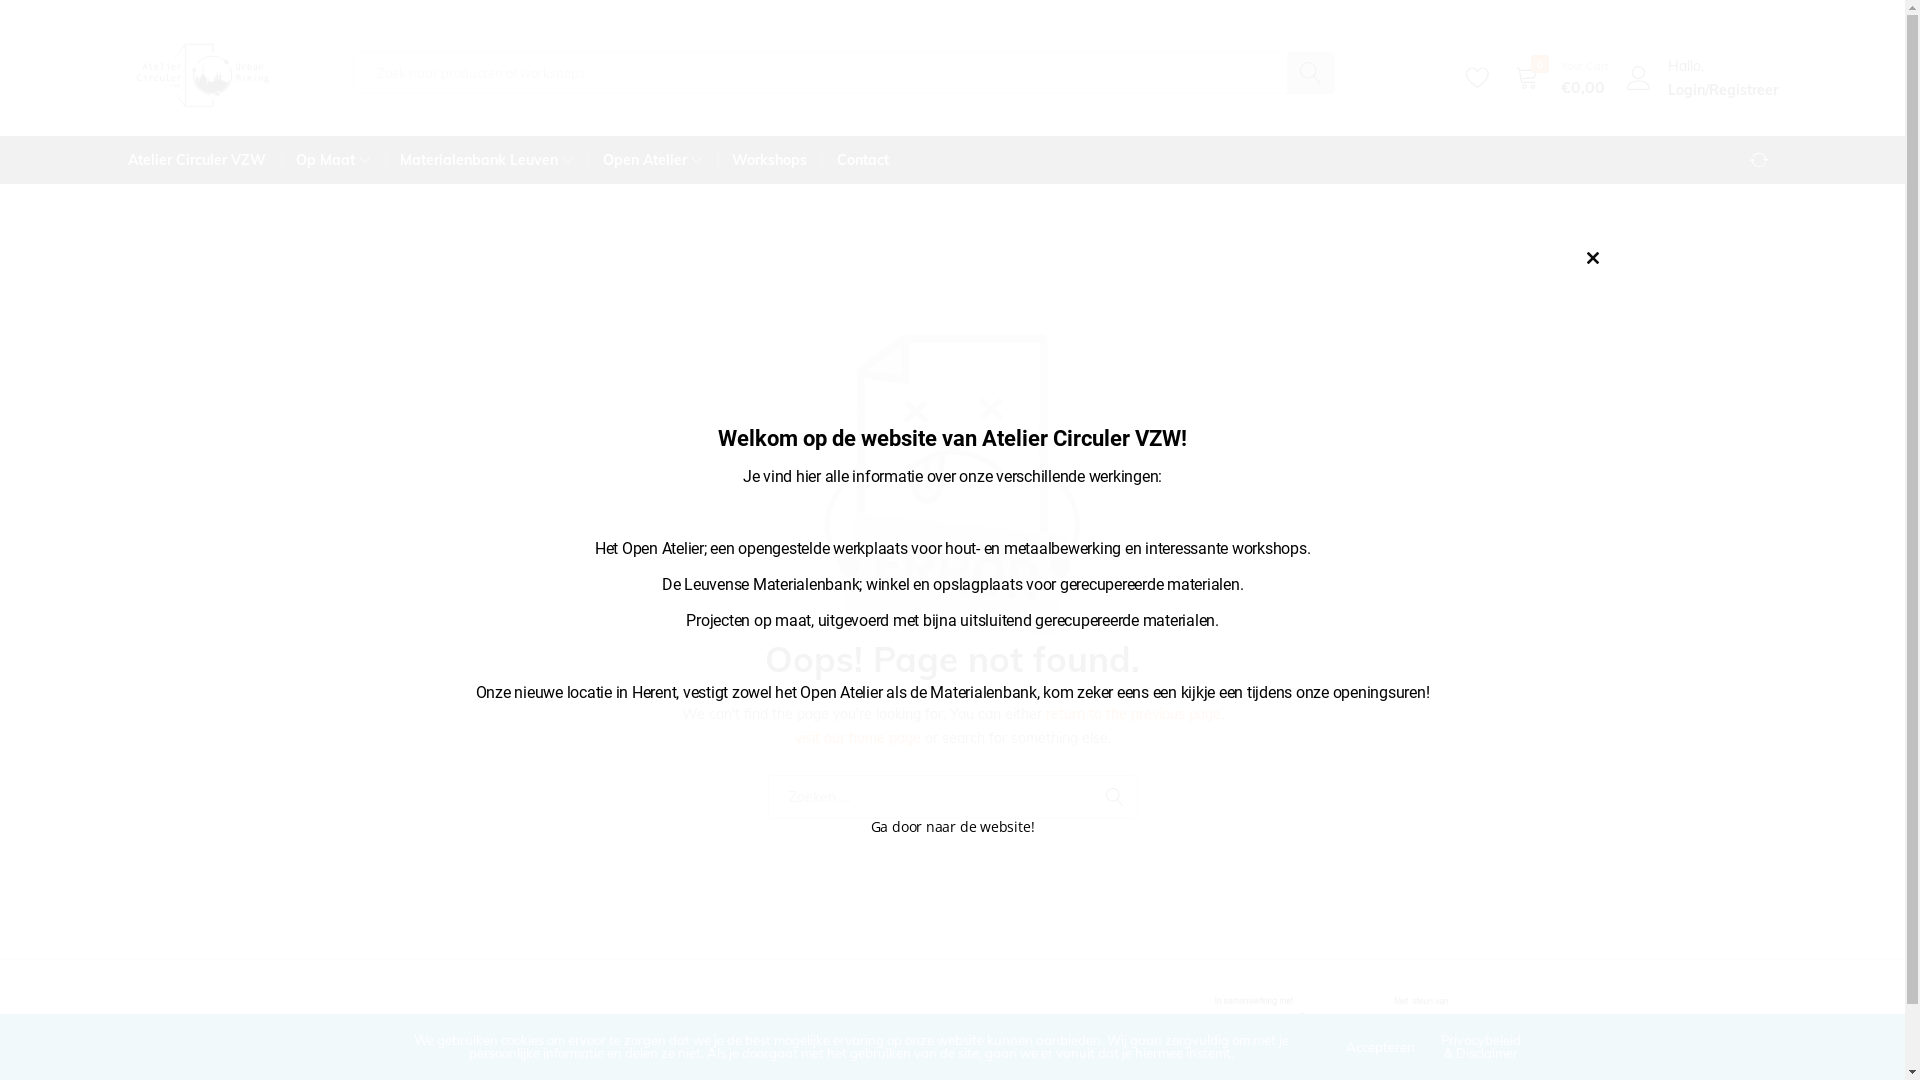  Describe the element at coordinates (1481, 1045) in the screenshot. I see `'Privacybeleid & Disclaimer'` at that location.